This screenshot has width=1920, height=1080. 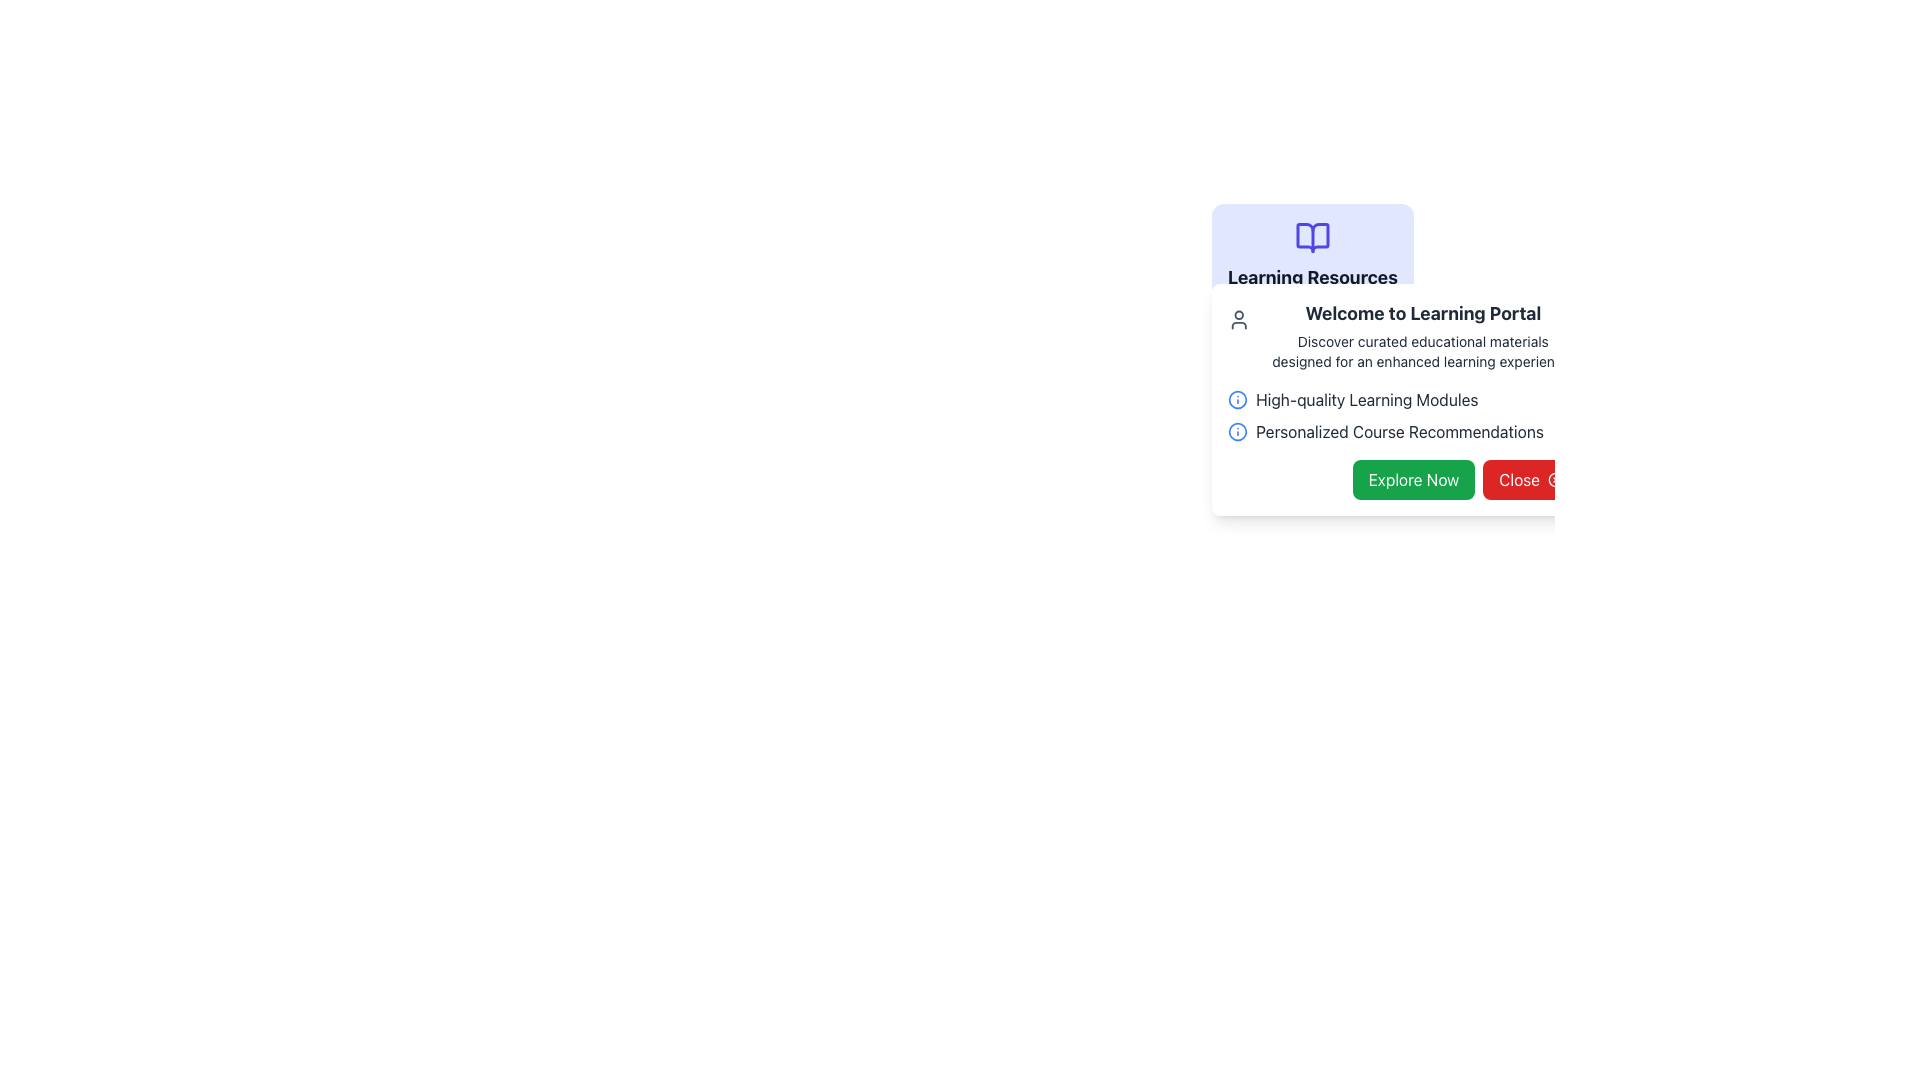 I want to click on the static text element that provides an introduction to the Learning Portal, located in the upper section of a popup card, beneath an icon, so click(x=1403, y=334).